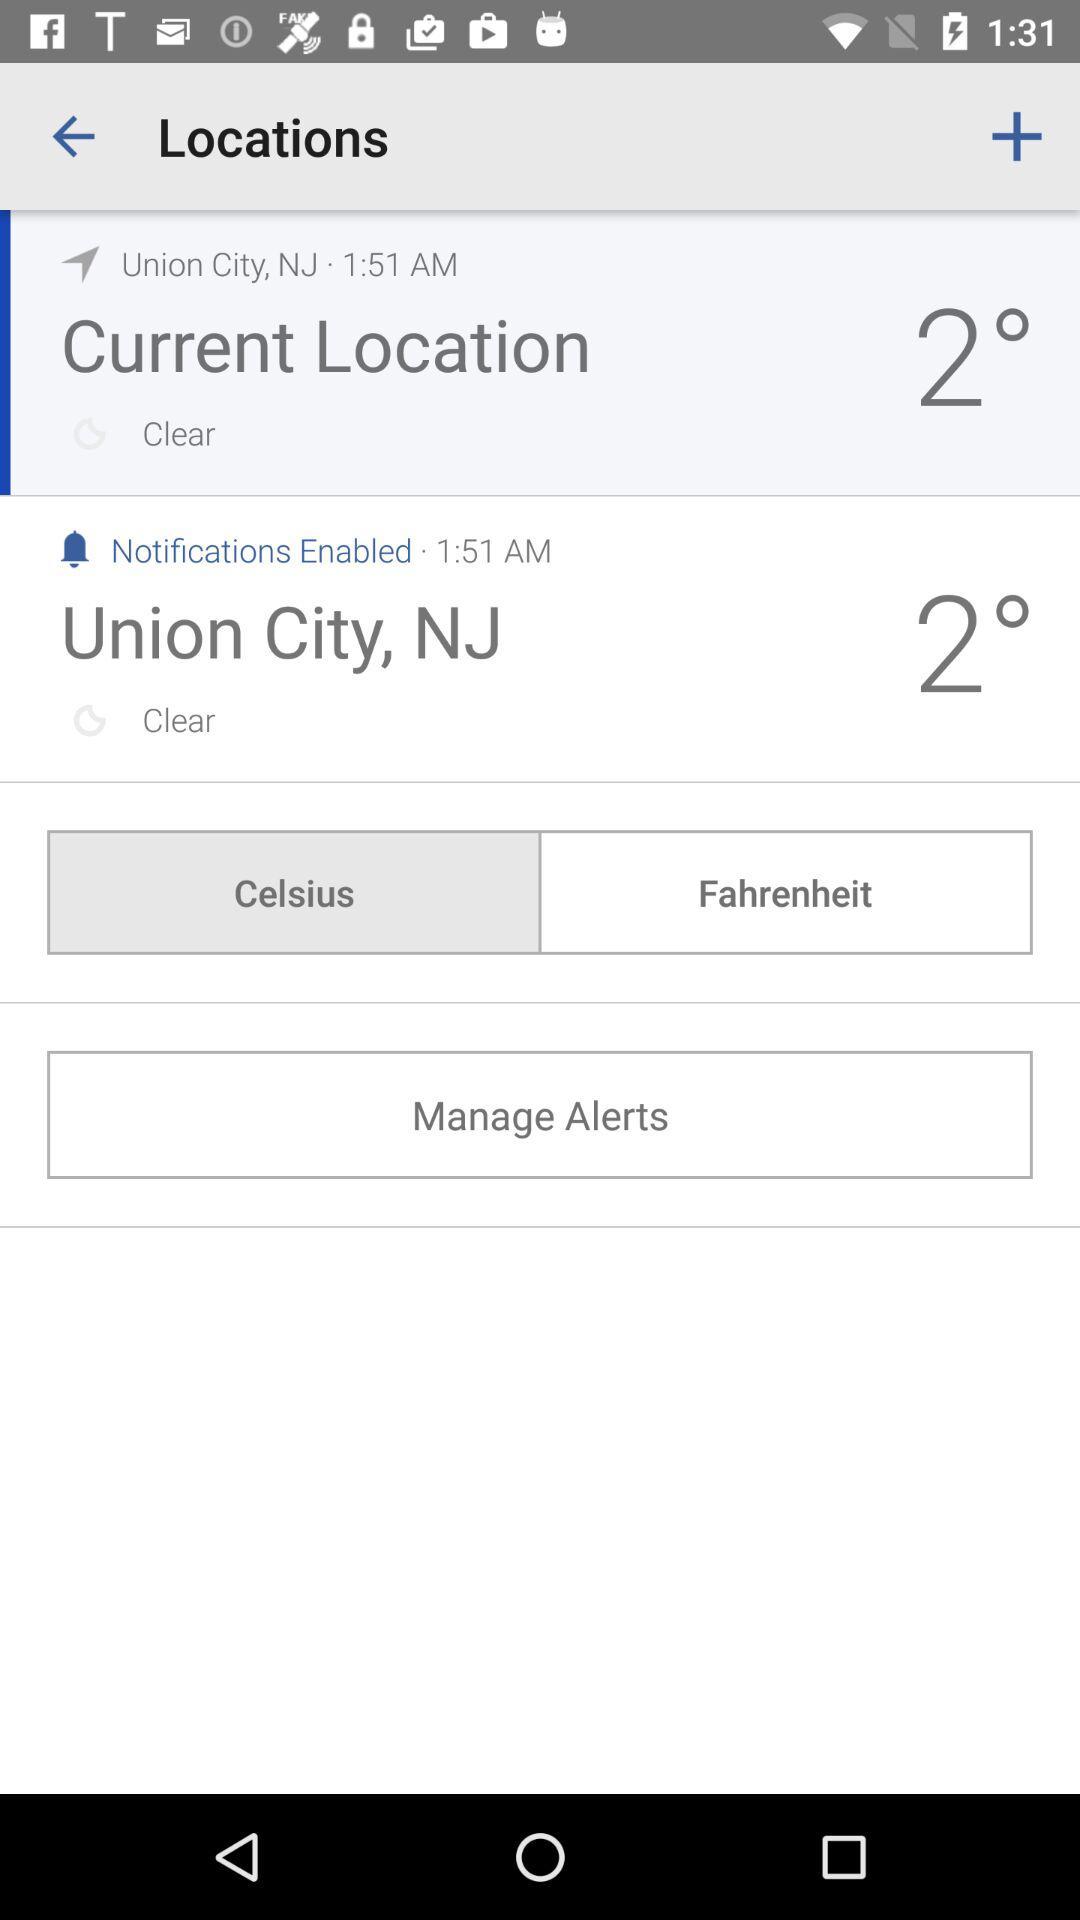 The image size is (1080, 1920). Describe the element at coordinates (72, 135) in the screenshot. I see `the icon to the left of locations icon` at that location.